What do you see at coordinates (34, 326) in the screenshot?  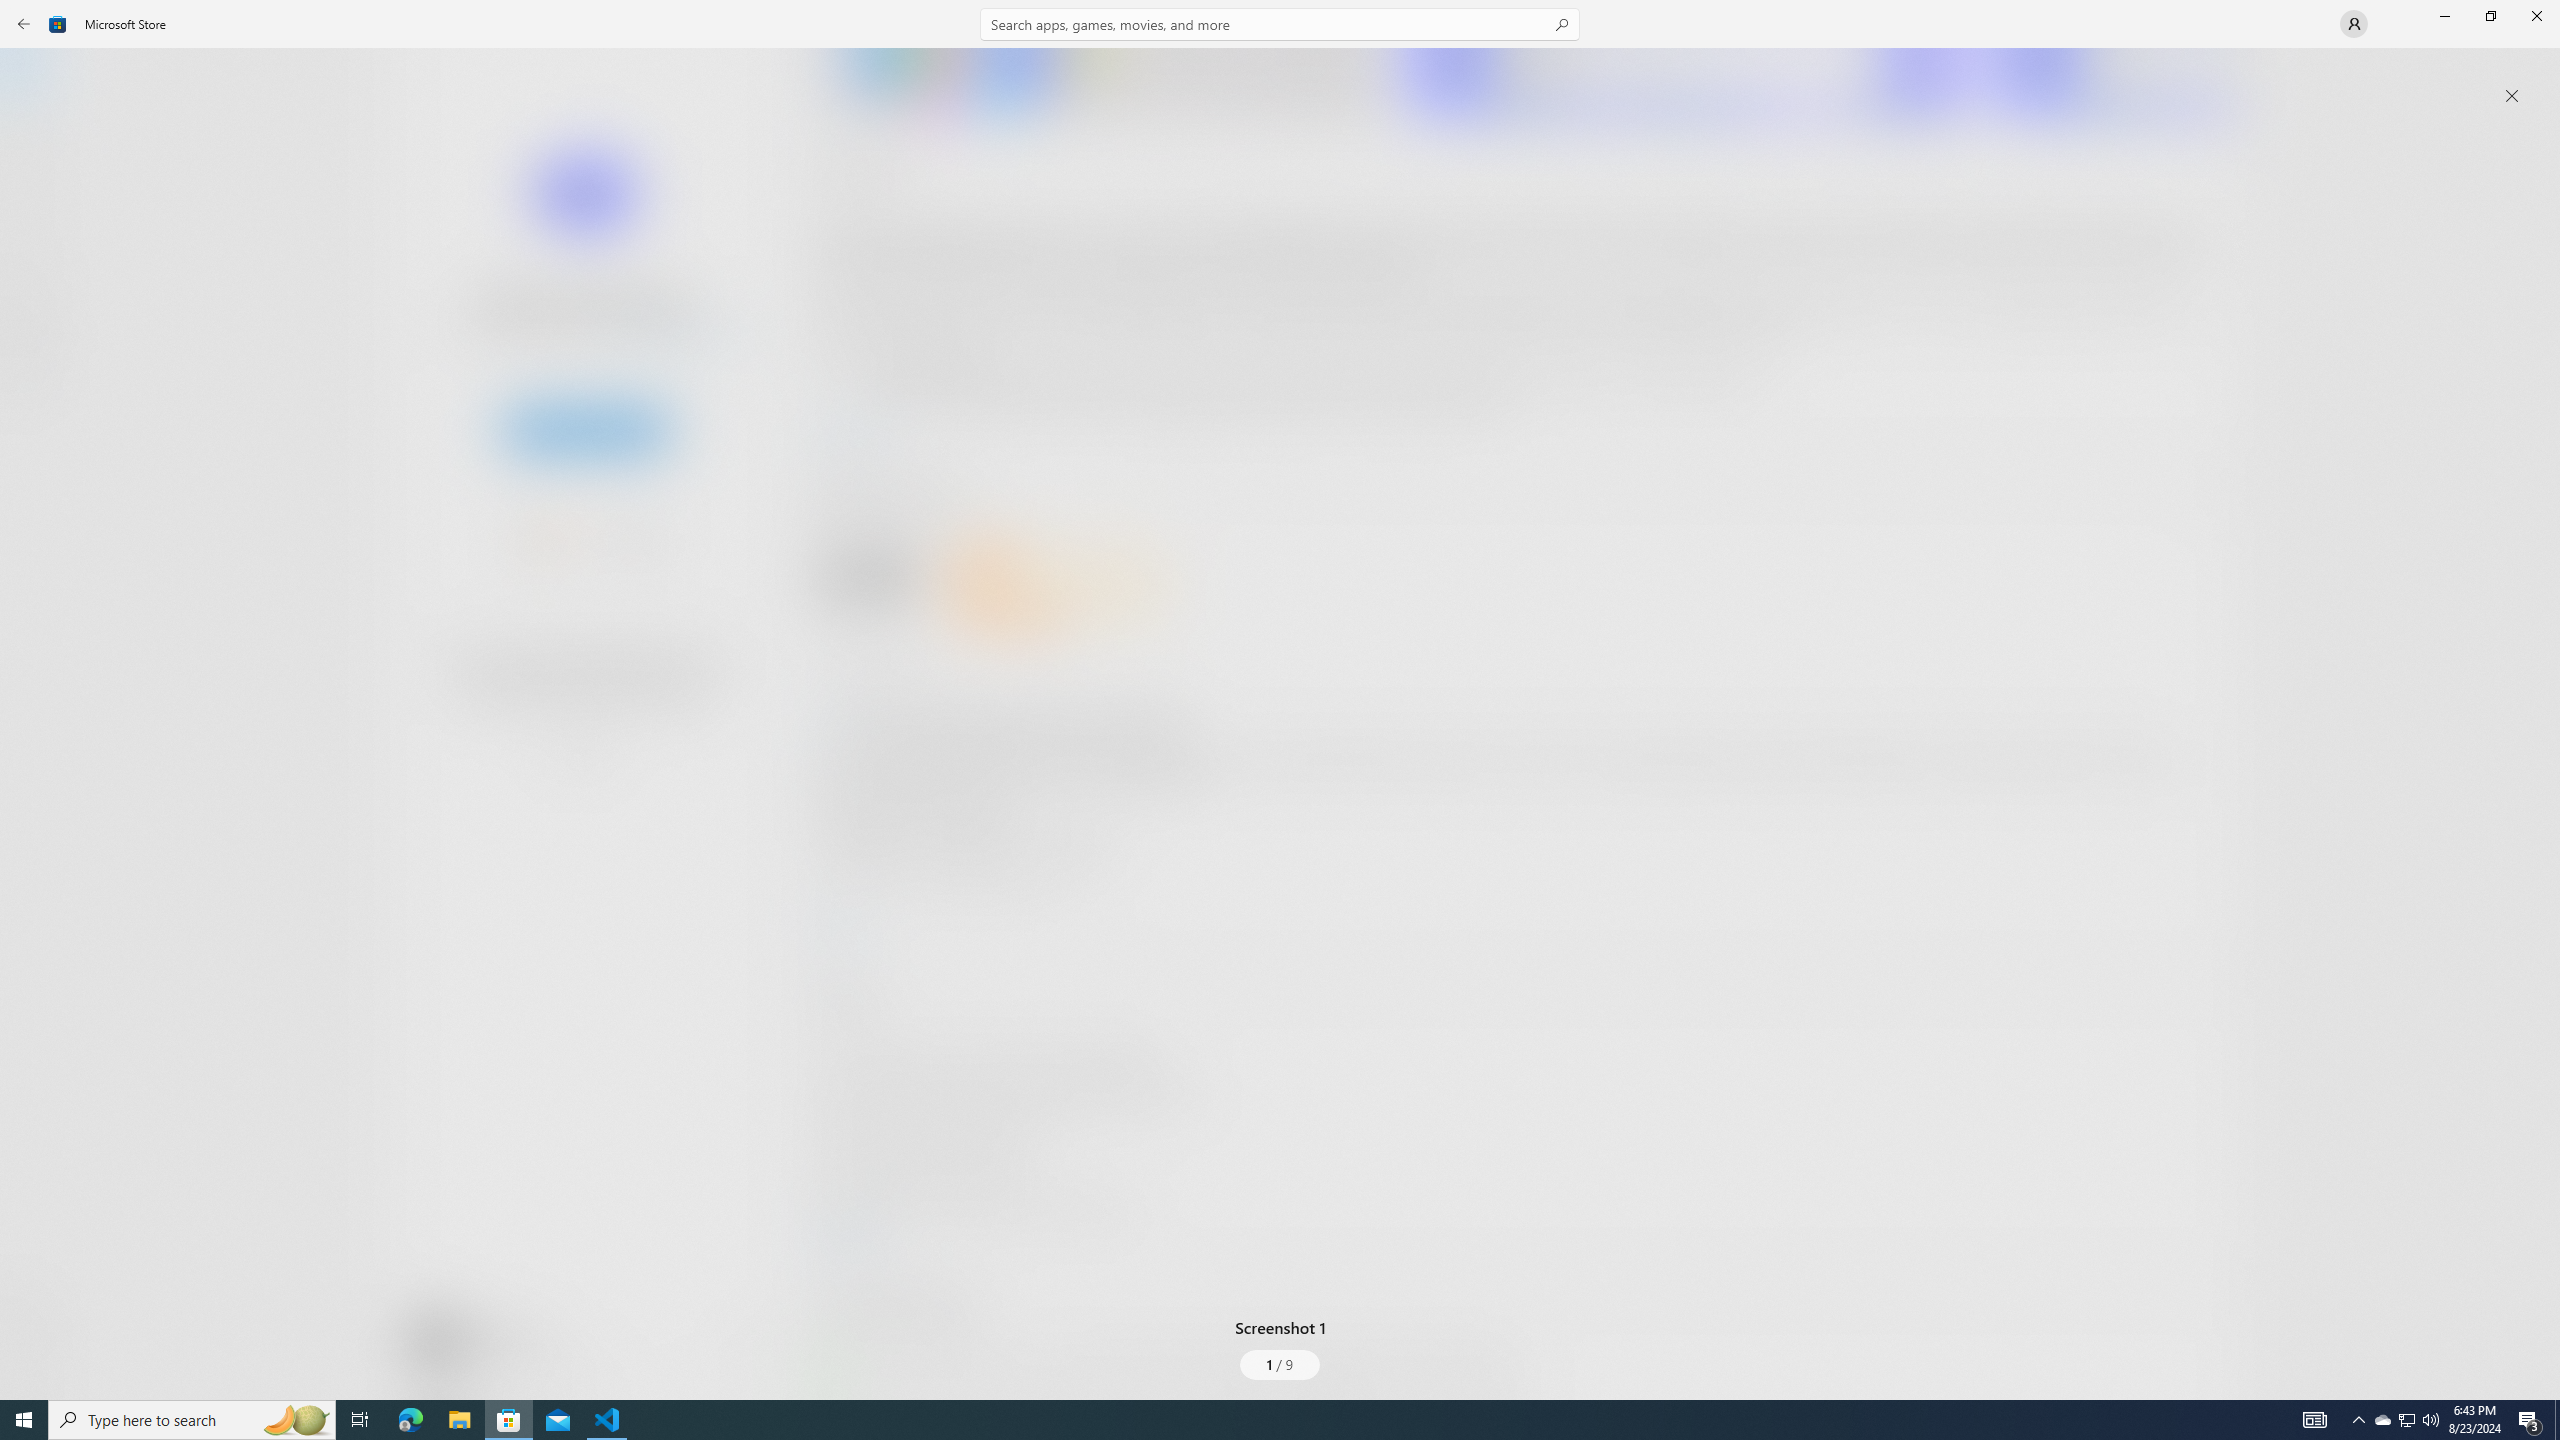 I see `'Entertainment'` at bounding box center [34, 326].